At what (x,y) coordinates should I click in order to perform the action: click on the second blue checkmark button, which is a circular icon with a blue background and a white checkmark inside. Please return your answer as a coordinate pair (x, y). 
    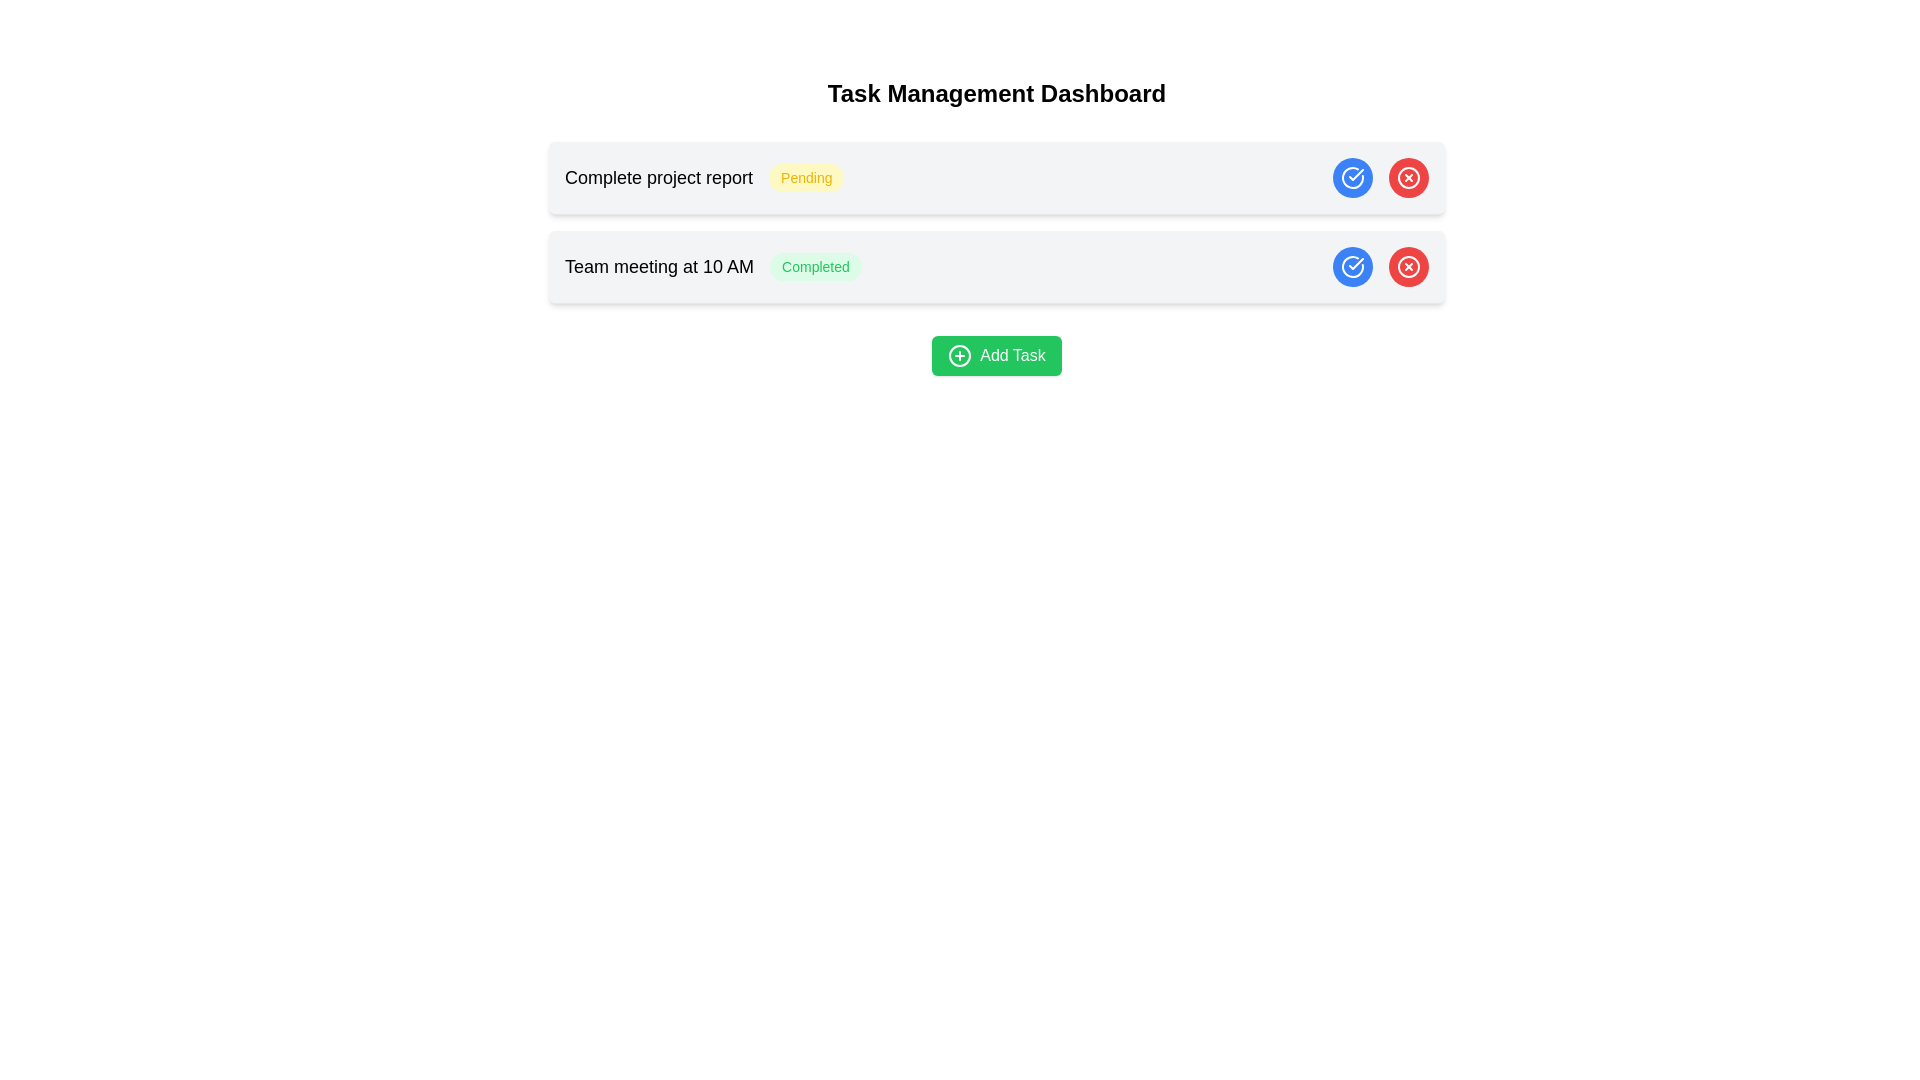
    Looking at the image, I should click on (1353, 265).